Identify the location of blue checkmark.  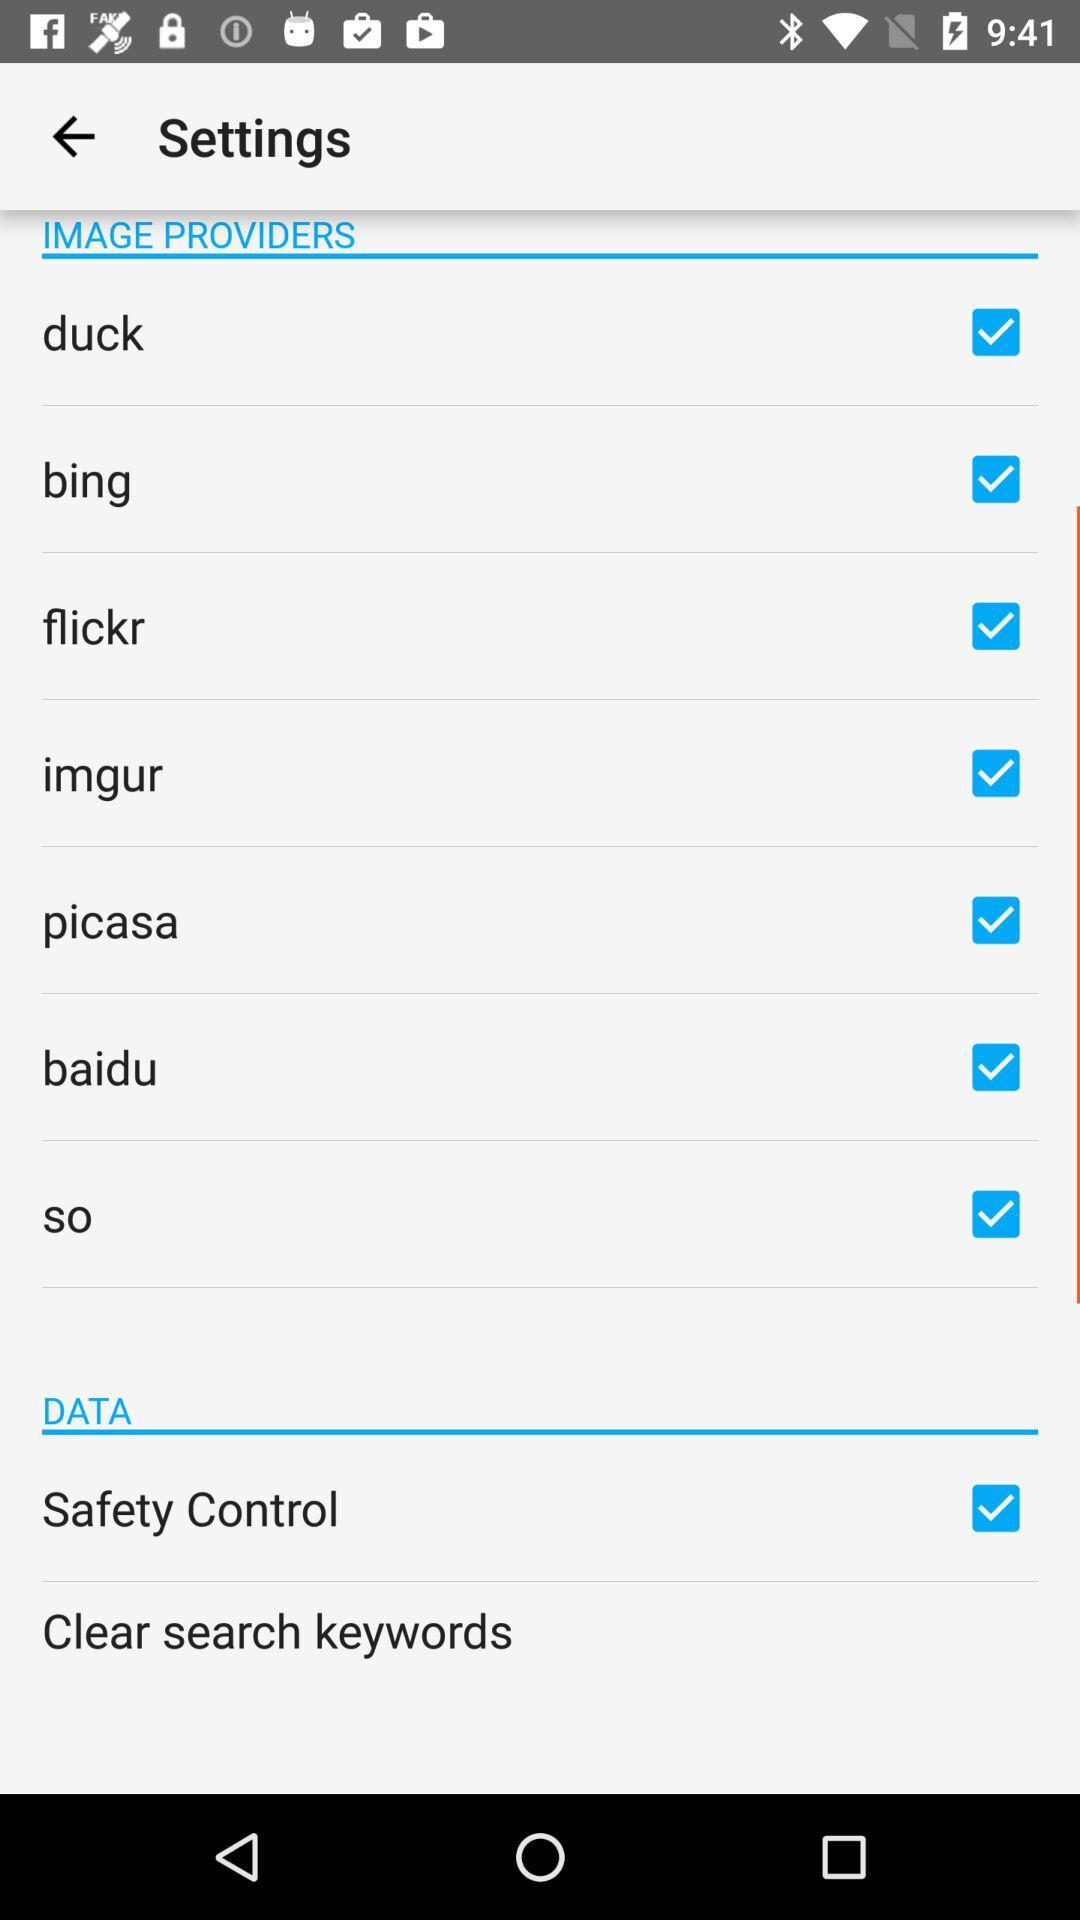
(995, 918).